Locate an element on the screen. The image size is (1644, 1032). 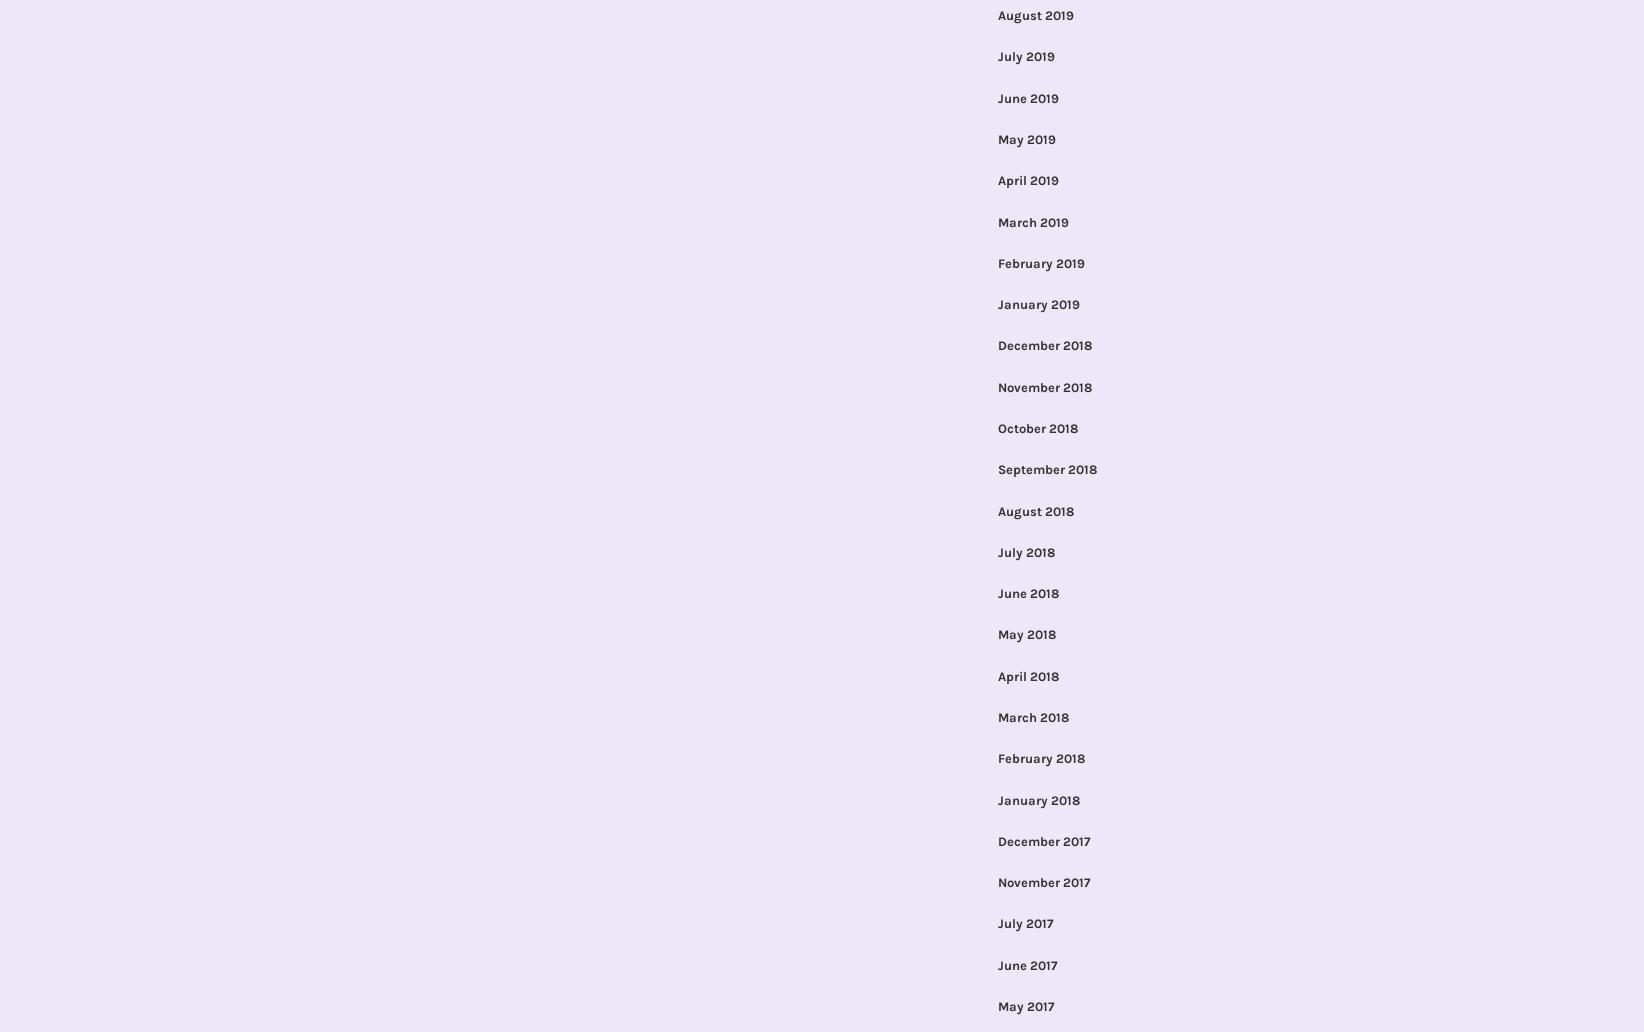
'February 2019' is located at coordinates (1040, 262).